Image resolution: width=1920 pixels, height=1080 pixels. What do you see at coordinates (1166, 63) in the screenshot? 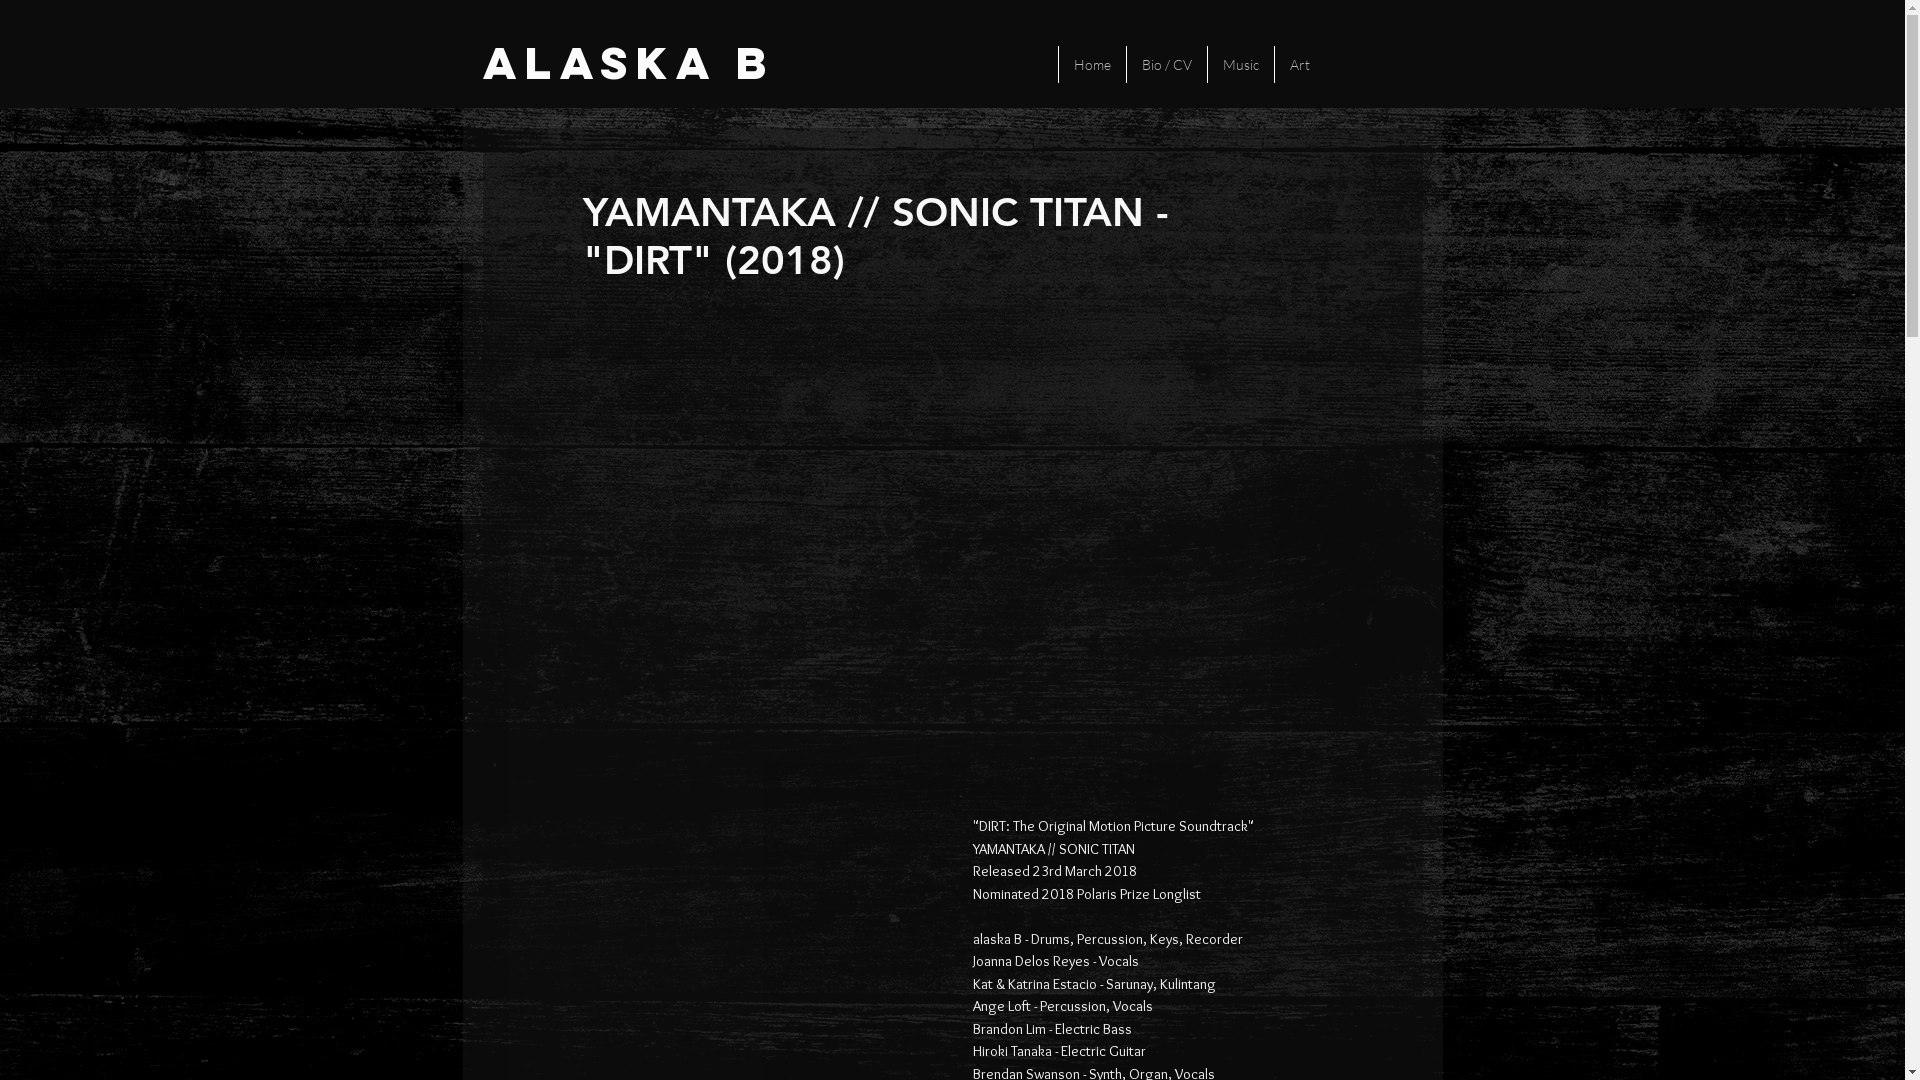
I see `'Bio / CV'` at bounding box center [1166, 63].